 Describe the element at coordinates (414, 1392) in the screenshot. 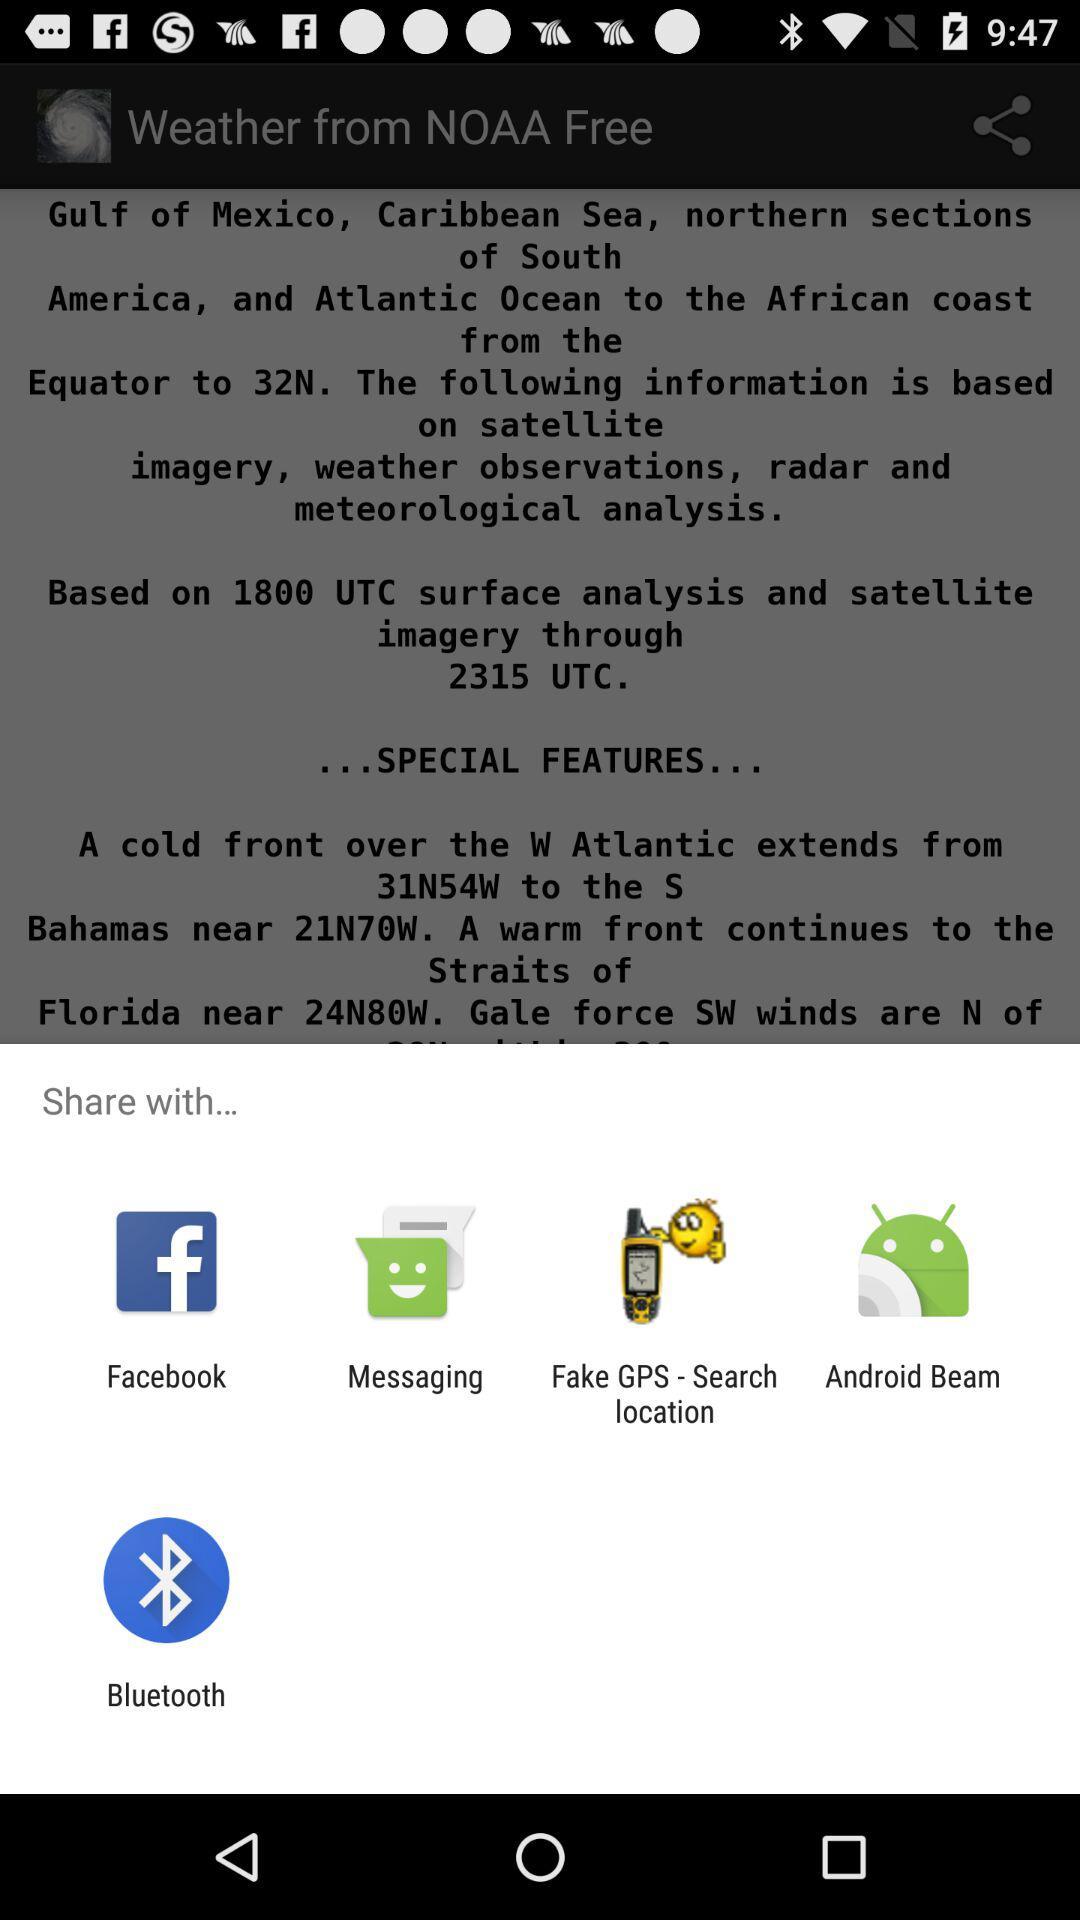

I see `app next to the fake gps search` at that location.